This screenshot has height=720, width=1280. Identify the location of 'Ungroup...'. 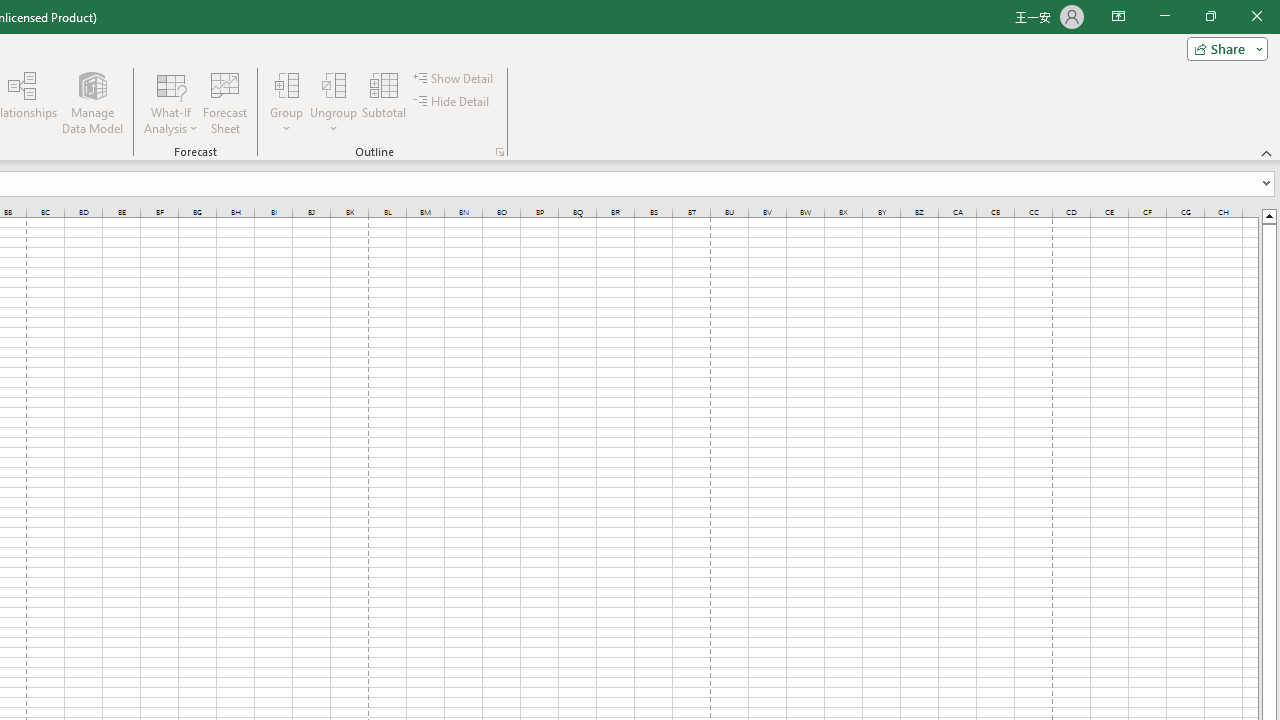
(334, 84).